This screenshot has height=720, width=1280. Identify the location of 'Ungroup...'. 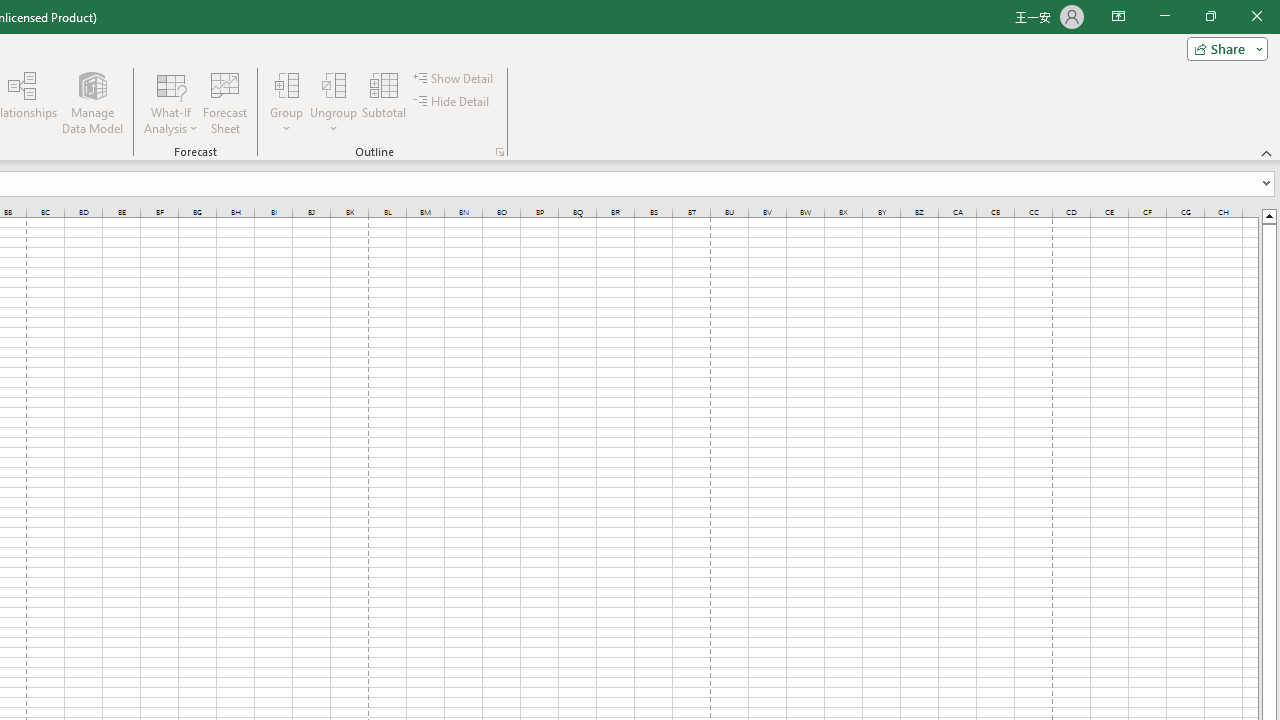
(334, 84).